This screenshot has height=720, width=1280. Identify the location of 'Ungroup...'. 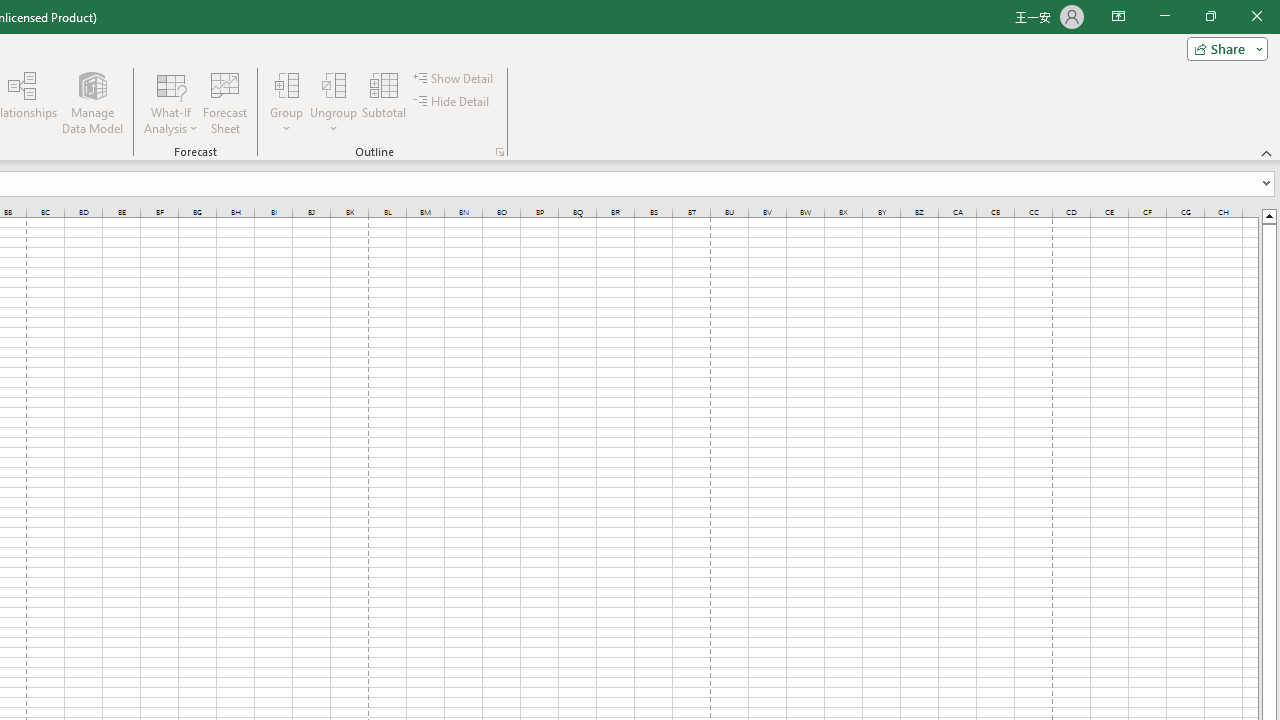
(334, 84).